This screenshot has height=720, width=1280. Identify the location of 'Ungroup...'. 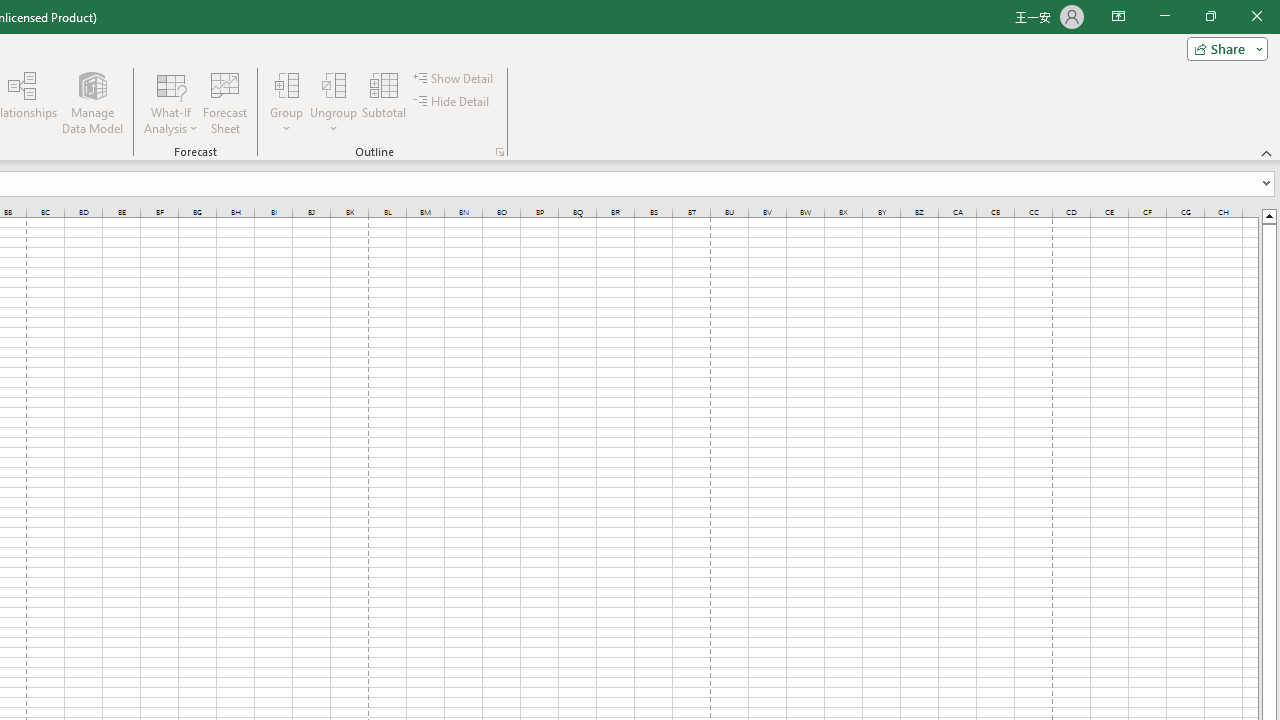
(334, 84).